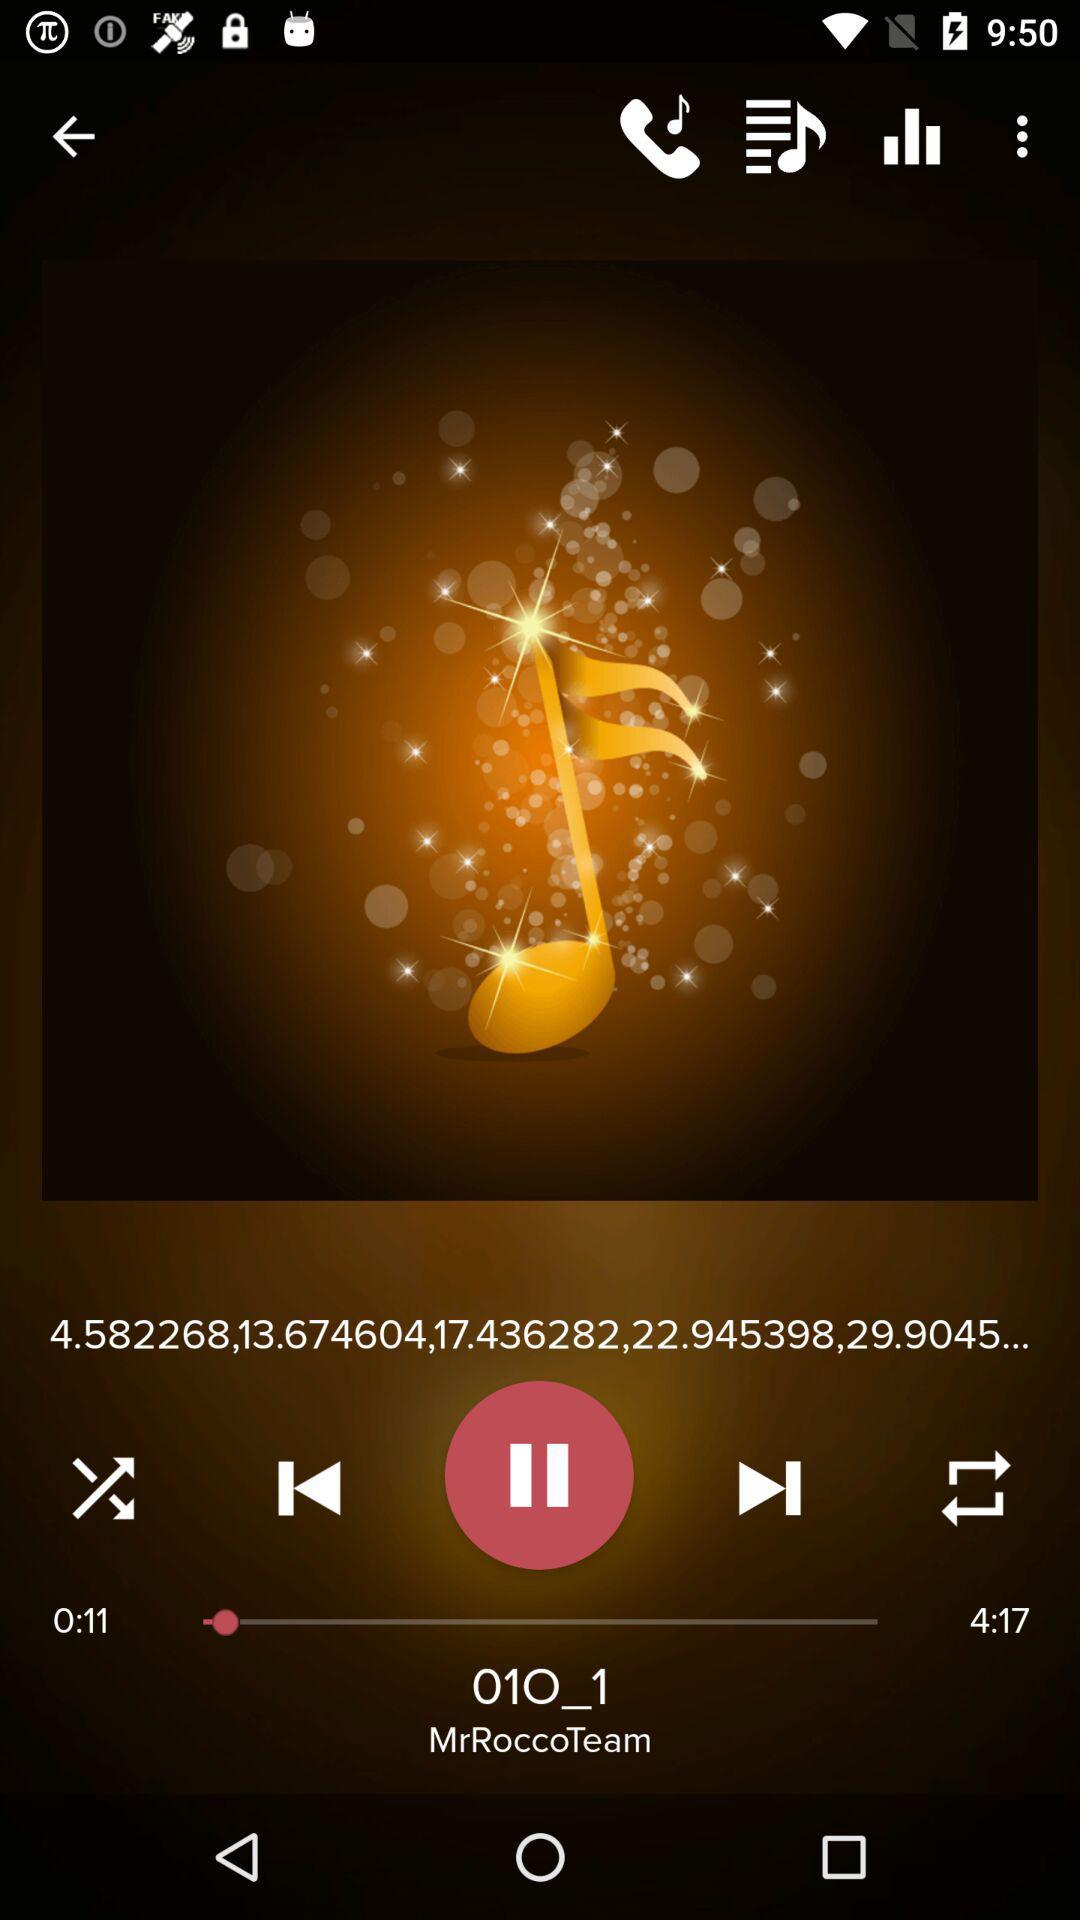 This screenshot has height=1920, width=1080. What do you see at coordinates (768, 1488) in the screenshot?
I see `next` at bounding box center [768, 1488].